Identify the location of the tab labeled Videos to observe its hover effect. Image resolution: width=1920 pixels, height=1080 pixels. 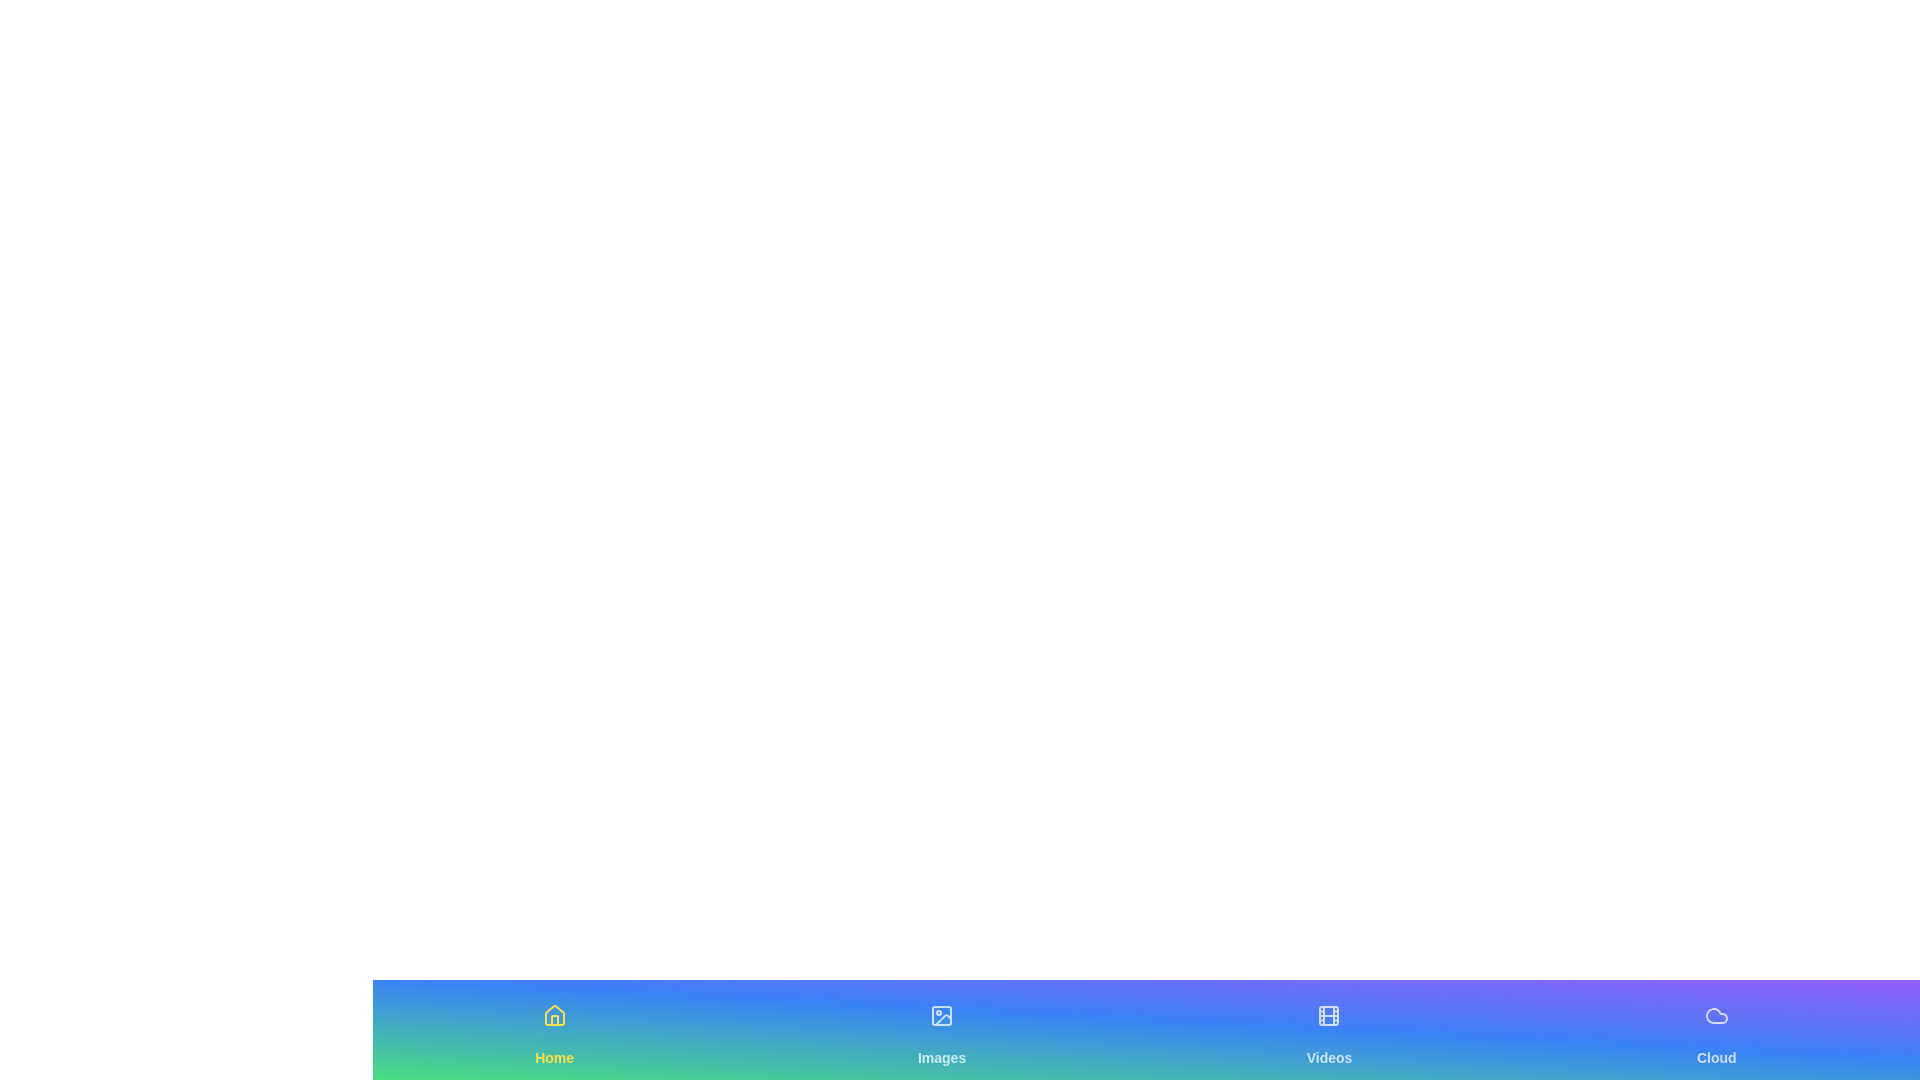
(1329, 1029).